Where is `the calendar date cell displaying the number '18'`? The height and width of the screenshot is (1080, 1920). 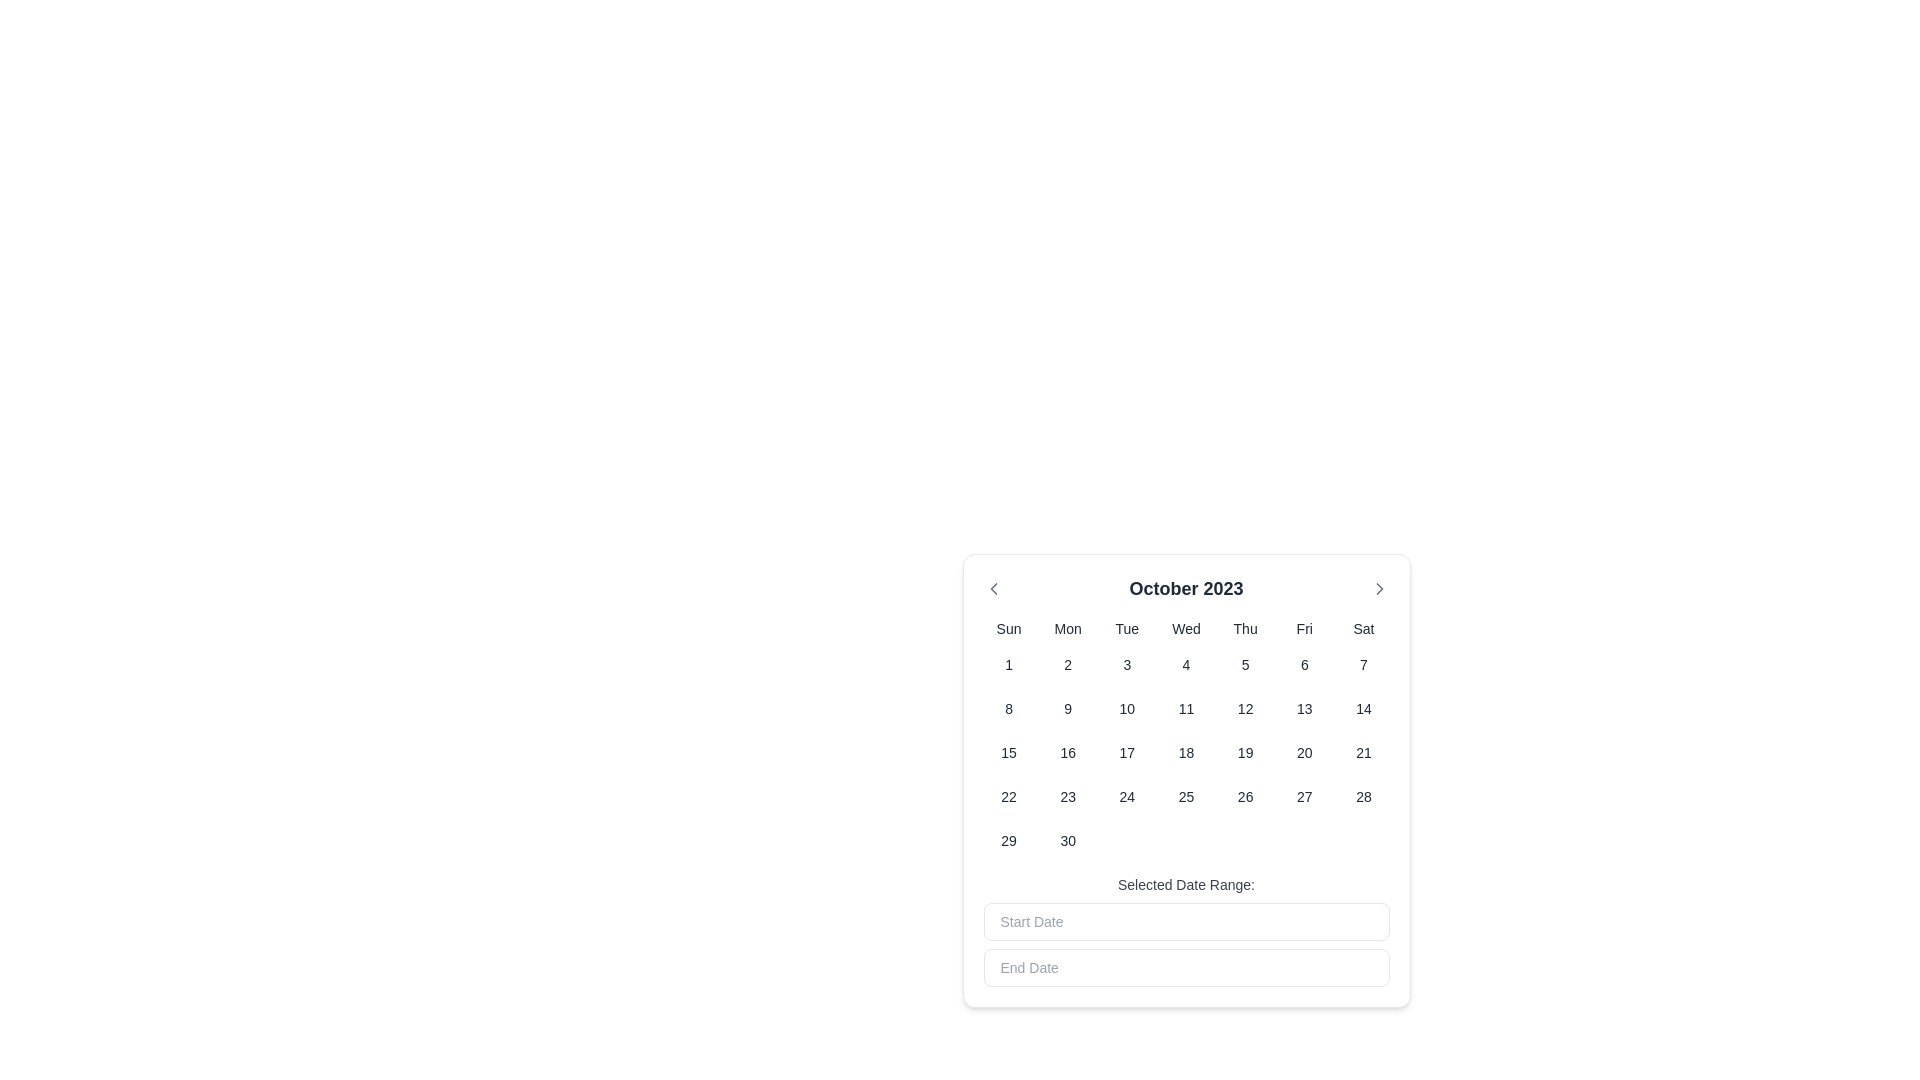
the calendar date cell displaying the number '18' is located at coordinates (1186, 752).